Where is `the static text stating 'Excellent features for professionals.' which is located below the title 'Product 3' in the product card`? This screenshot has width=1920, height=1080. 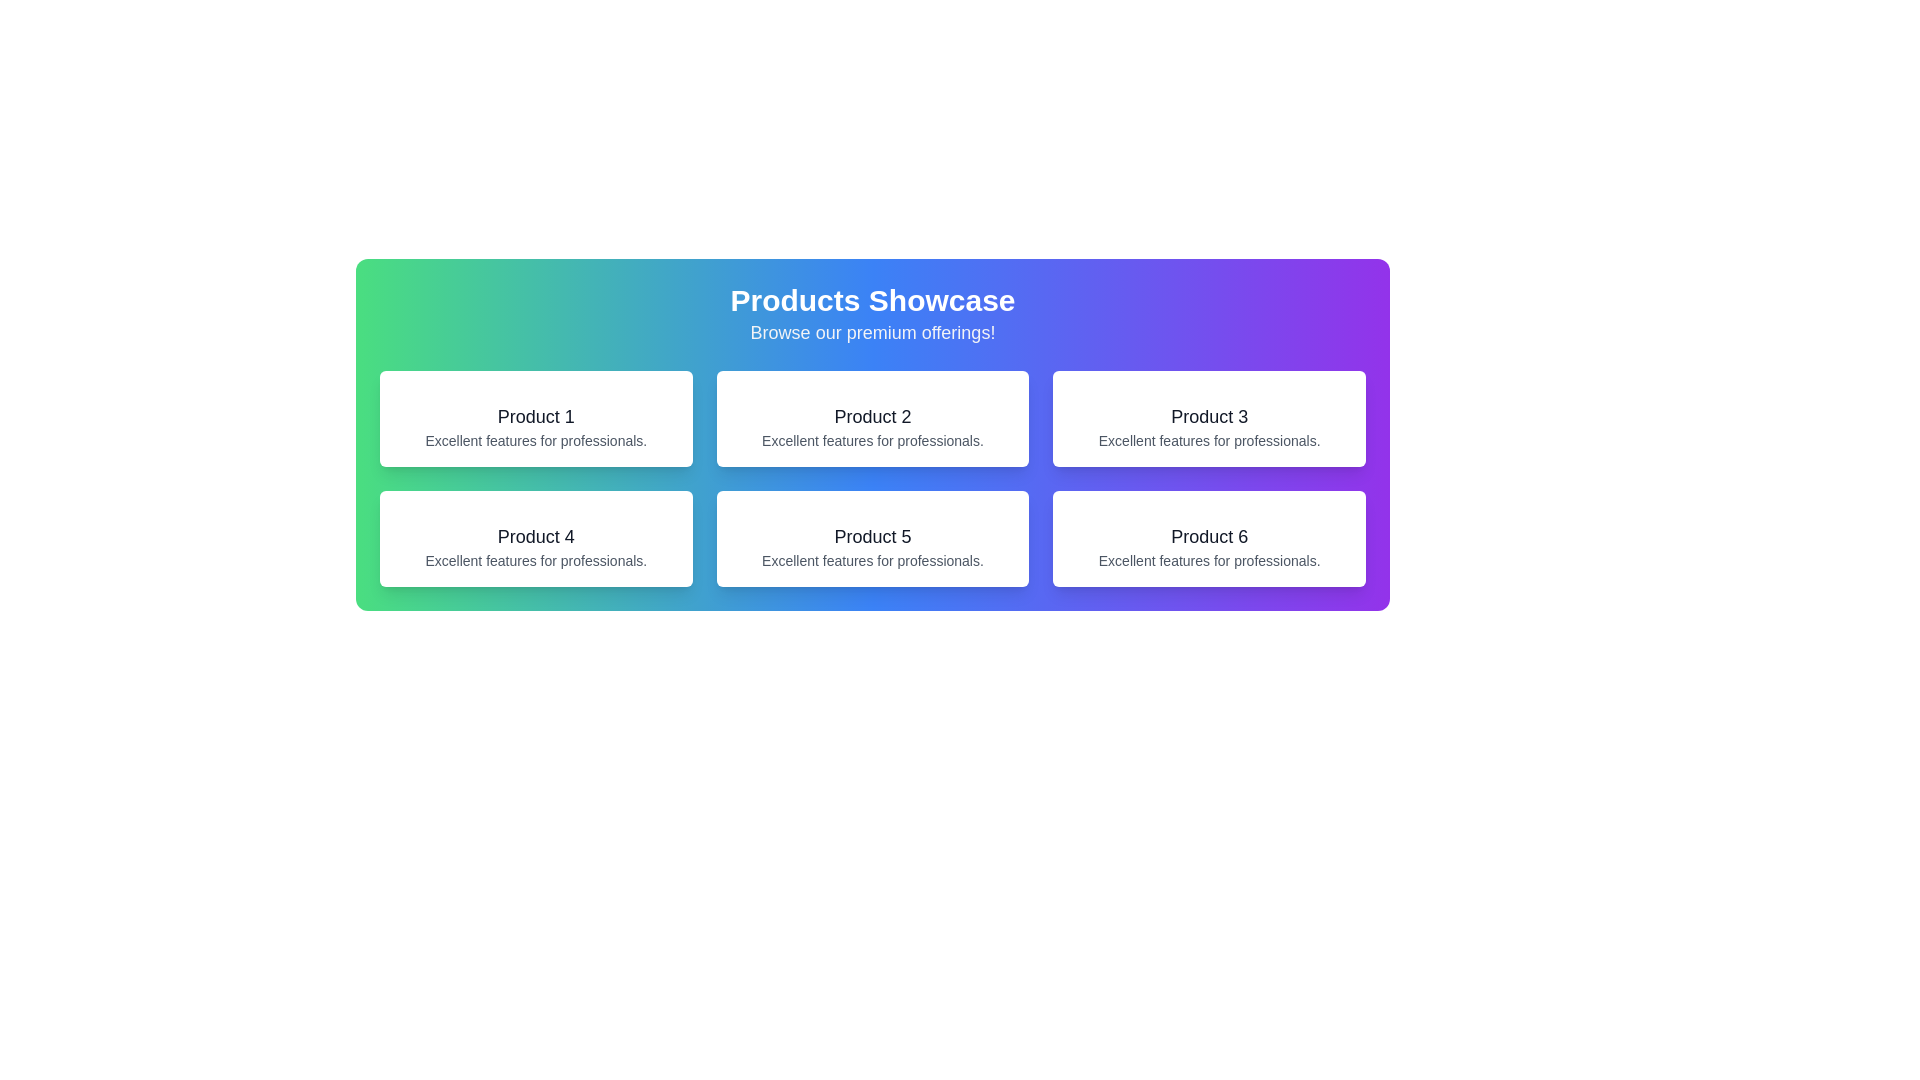 the static text stating 'Excellent features for professionals.' which is located below the title 'Product 3' in the product card is located at coordinates (1208, 439).